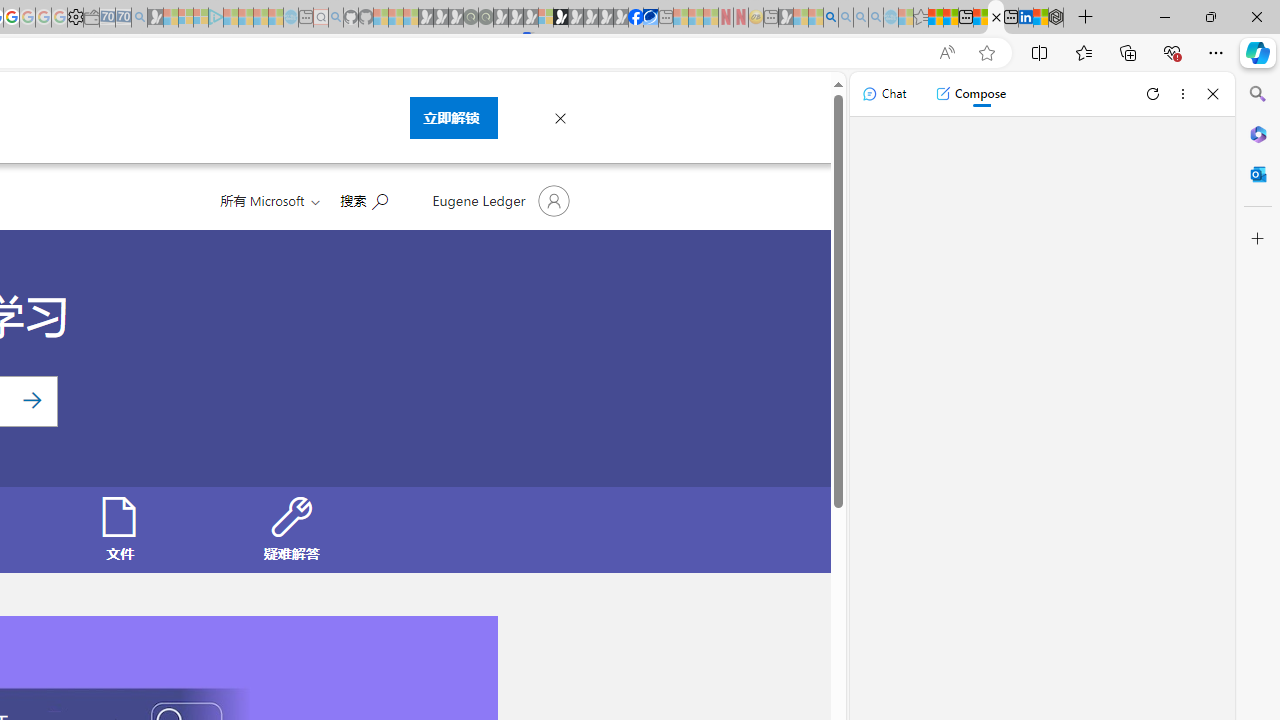  What do you see at coordinates (545, 17) in the screenshot?
I see `'Sign in to your account - Sleeping'` at bounding box center [545, 17].